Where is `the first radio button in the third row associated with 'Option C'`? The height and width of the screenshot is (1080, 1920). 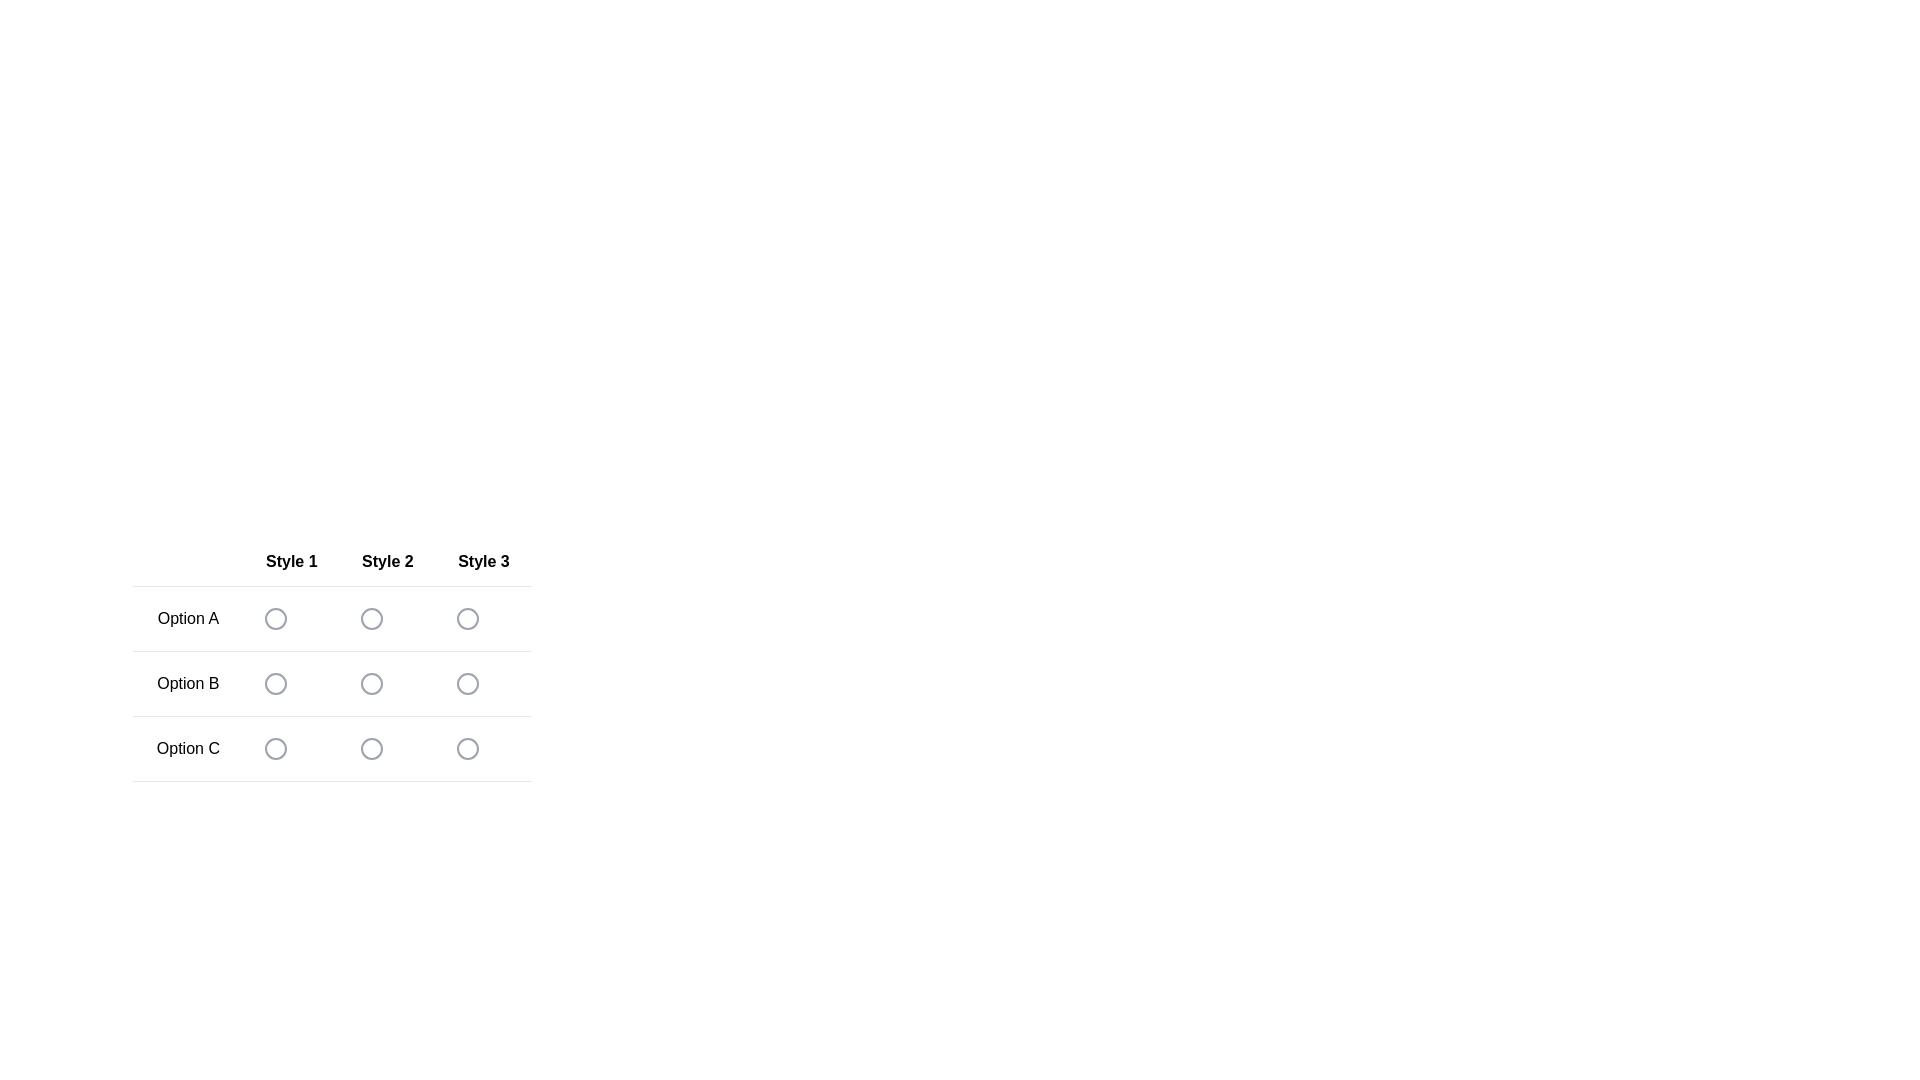
the first radio button in the third row associated with 'Option C' is located at coordinates (274, 748).